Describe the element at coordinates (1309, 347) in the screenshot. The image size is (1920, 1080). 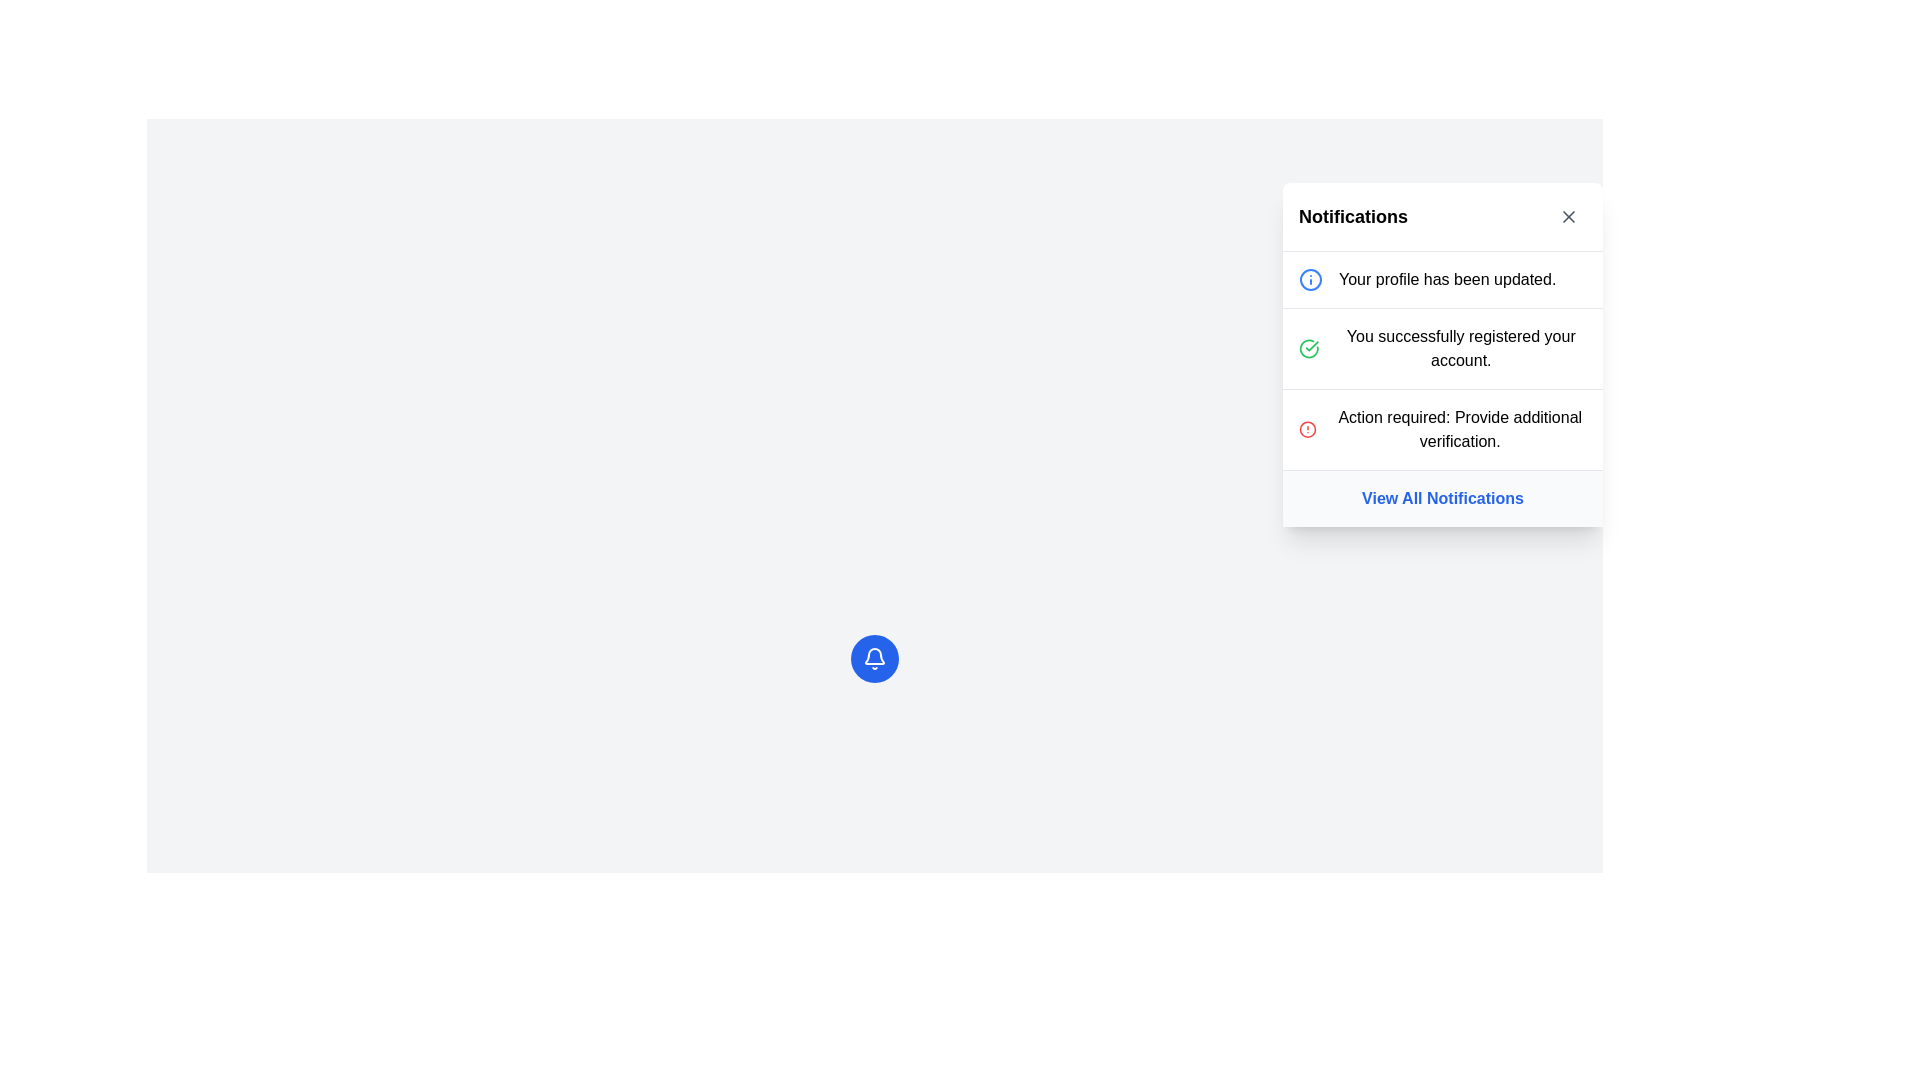
I see `the decorative icon with a green outline and checkmark, which is the first icon in the second notification item in the right-hand notification panel` at that location.